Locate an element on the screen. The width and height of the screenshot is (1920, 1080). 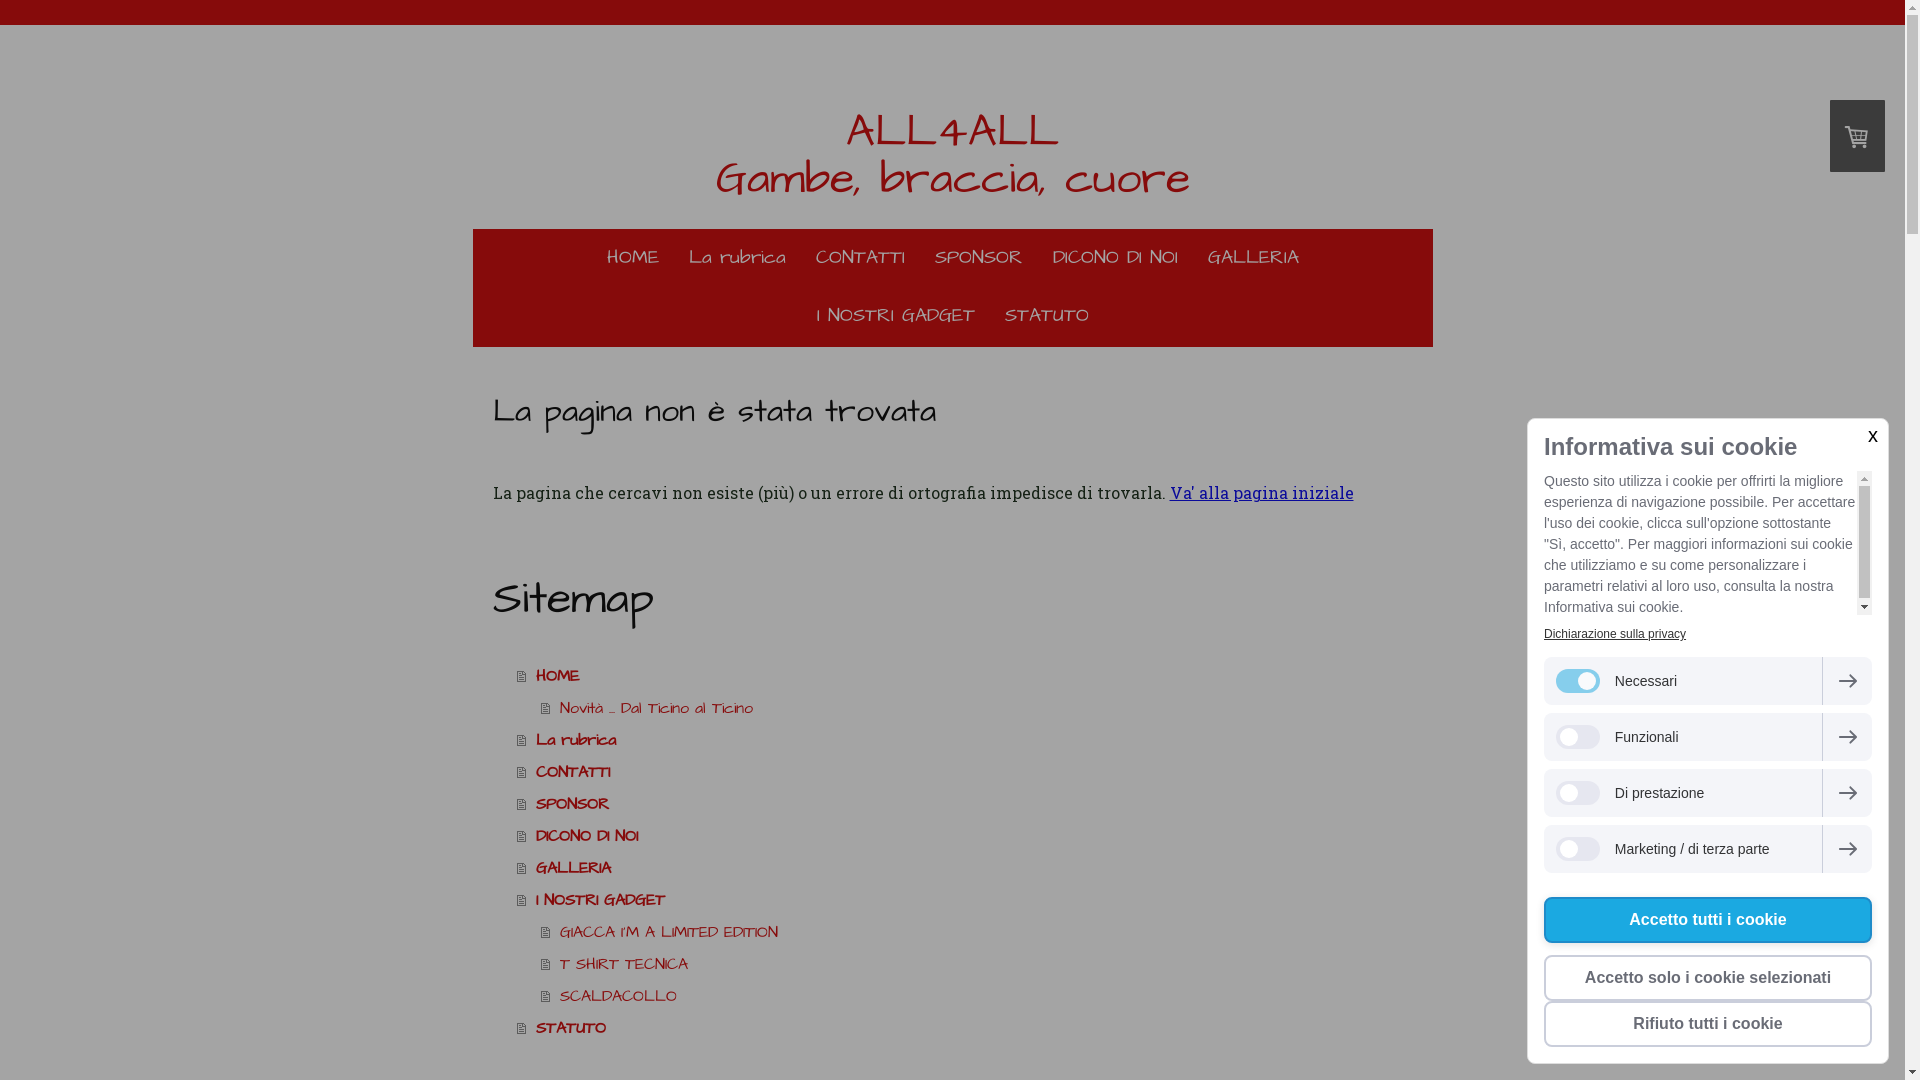
'ALL4ALL is located at coordinates (952, 155).